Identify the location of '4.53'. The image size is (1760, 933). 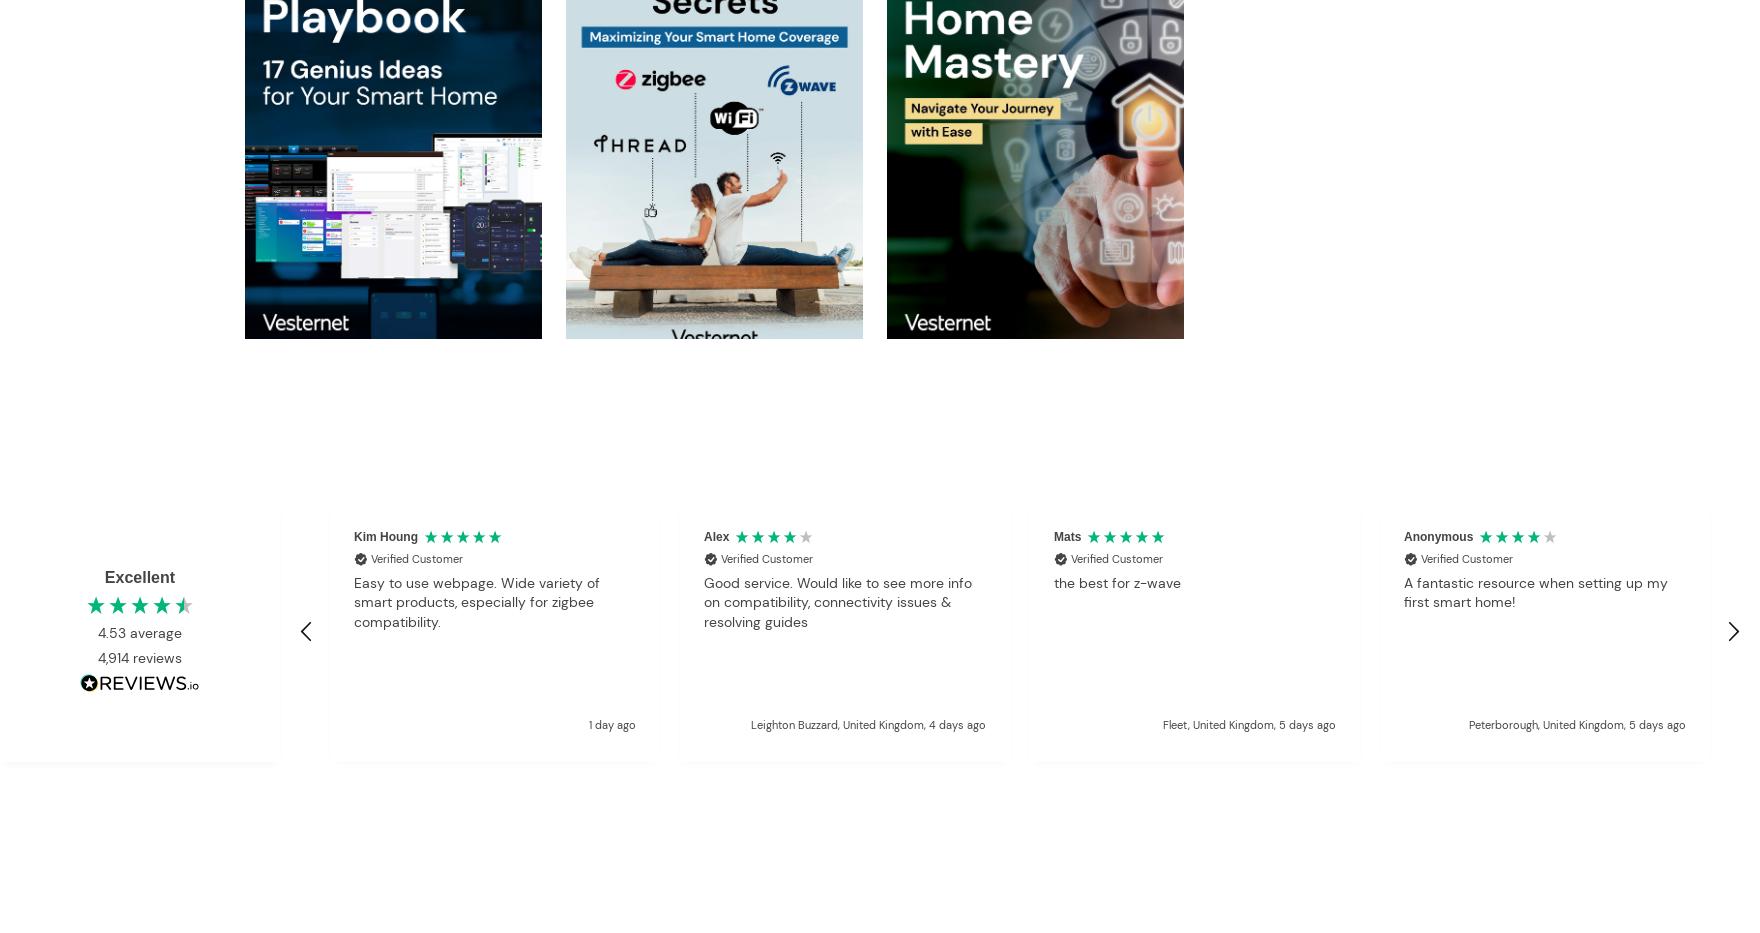
(114, 632).